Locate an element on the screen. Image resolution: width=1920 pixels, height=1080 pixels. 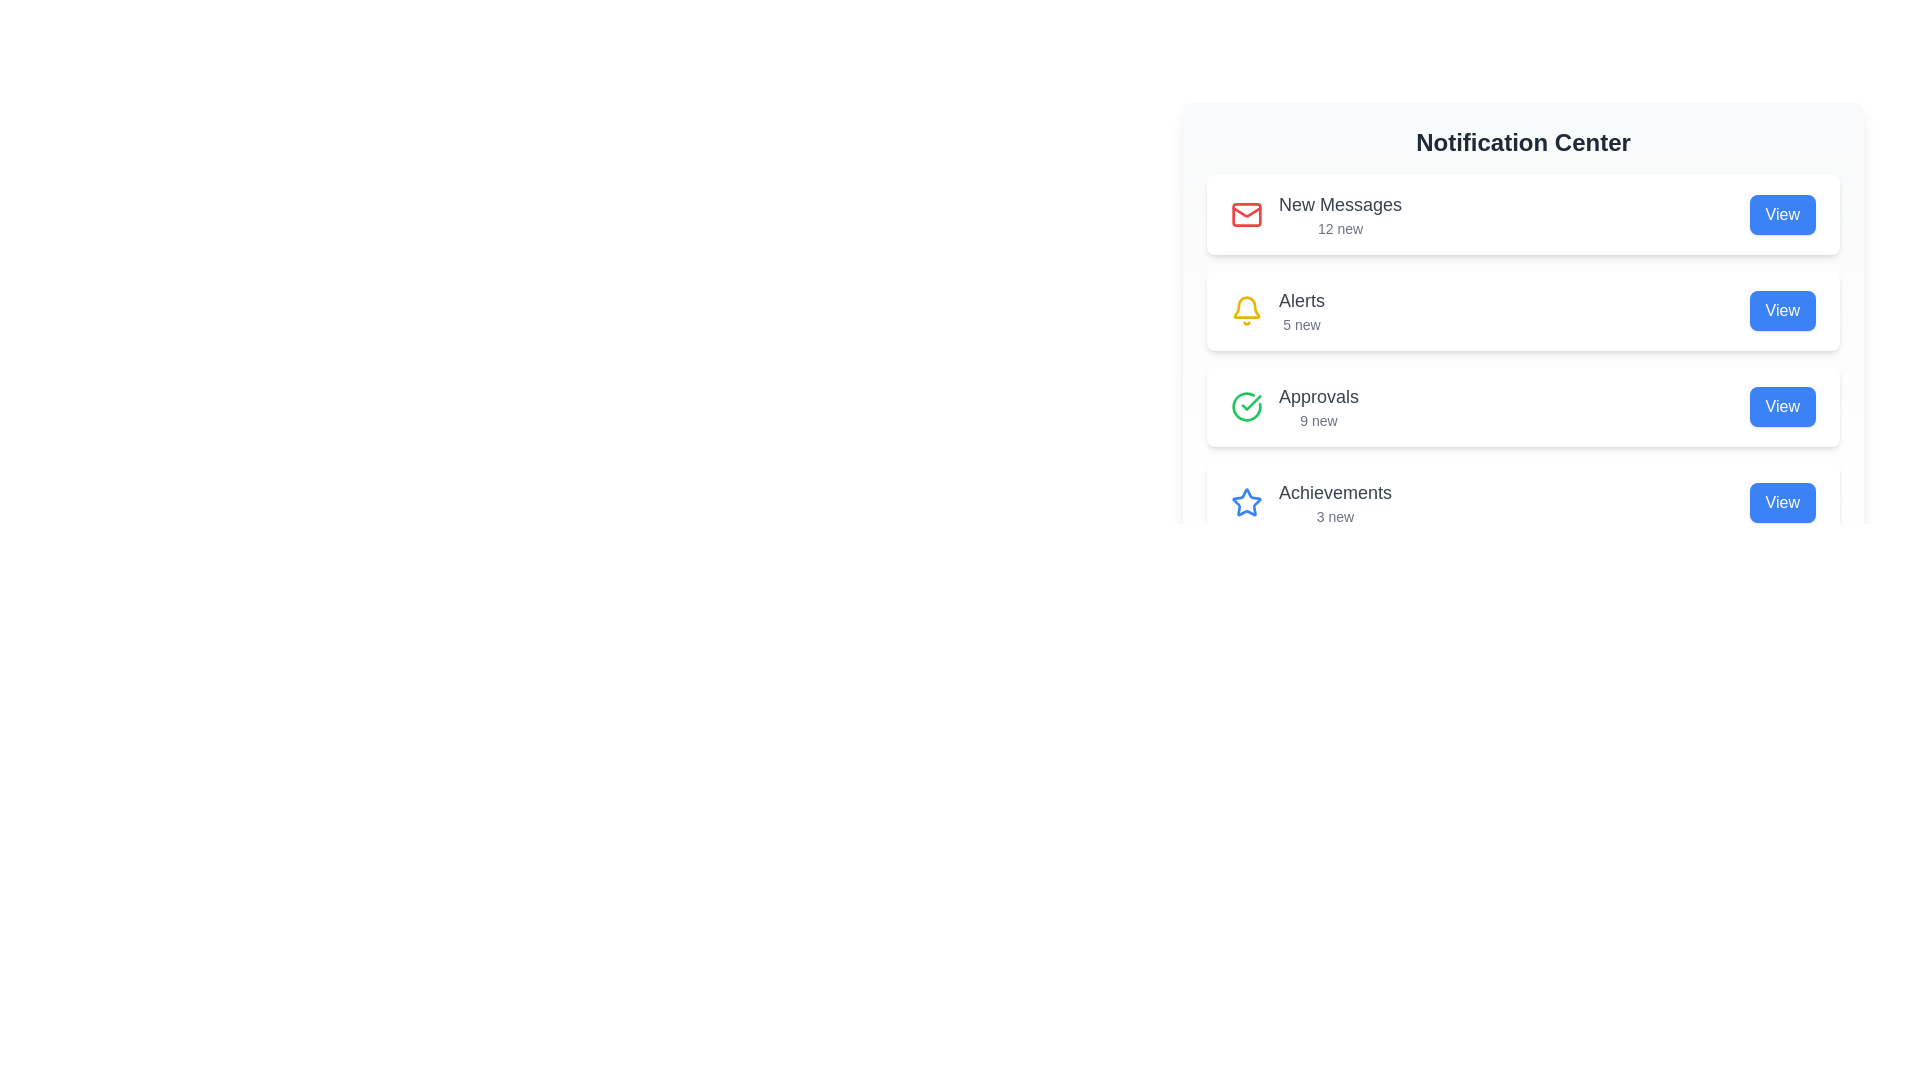
the 'Approvals' text element which displays '9 new' beneath it, located in the Notification Center card layout is located at coordinates (1319, 406).